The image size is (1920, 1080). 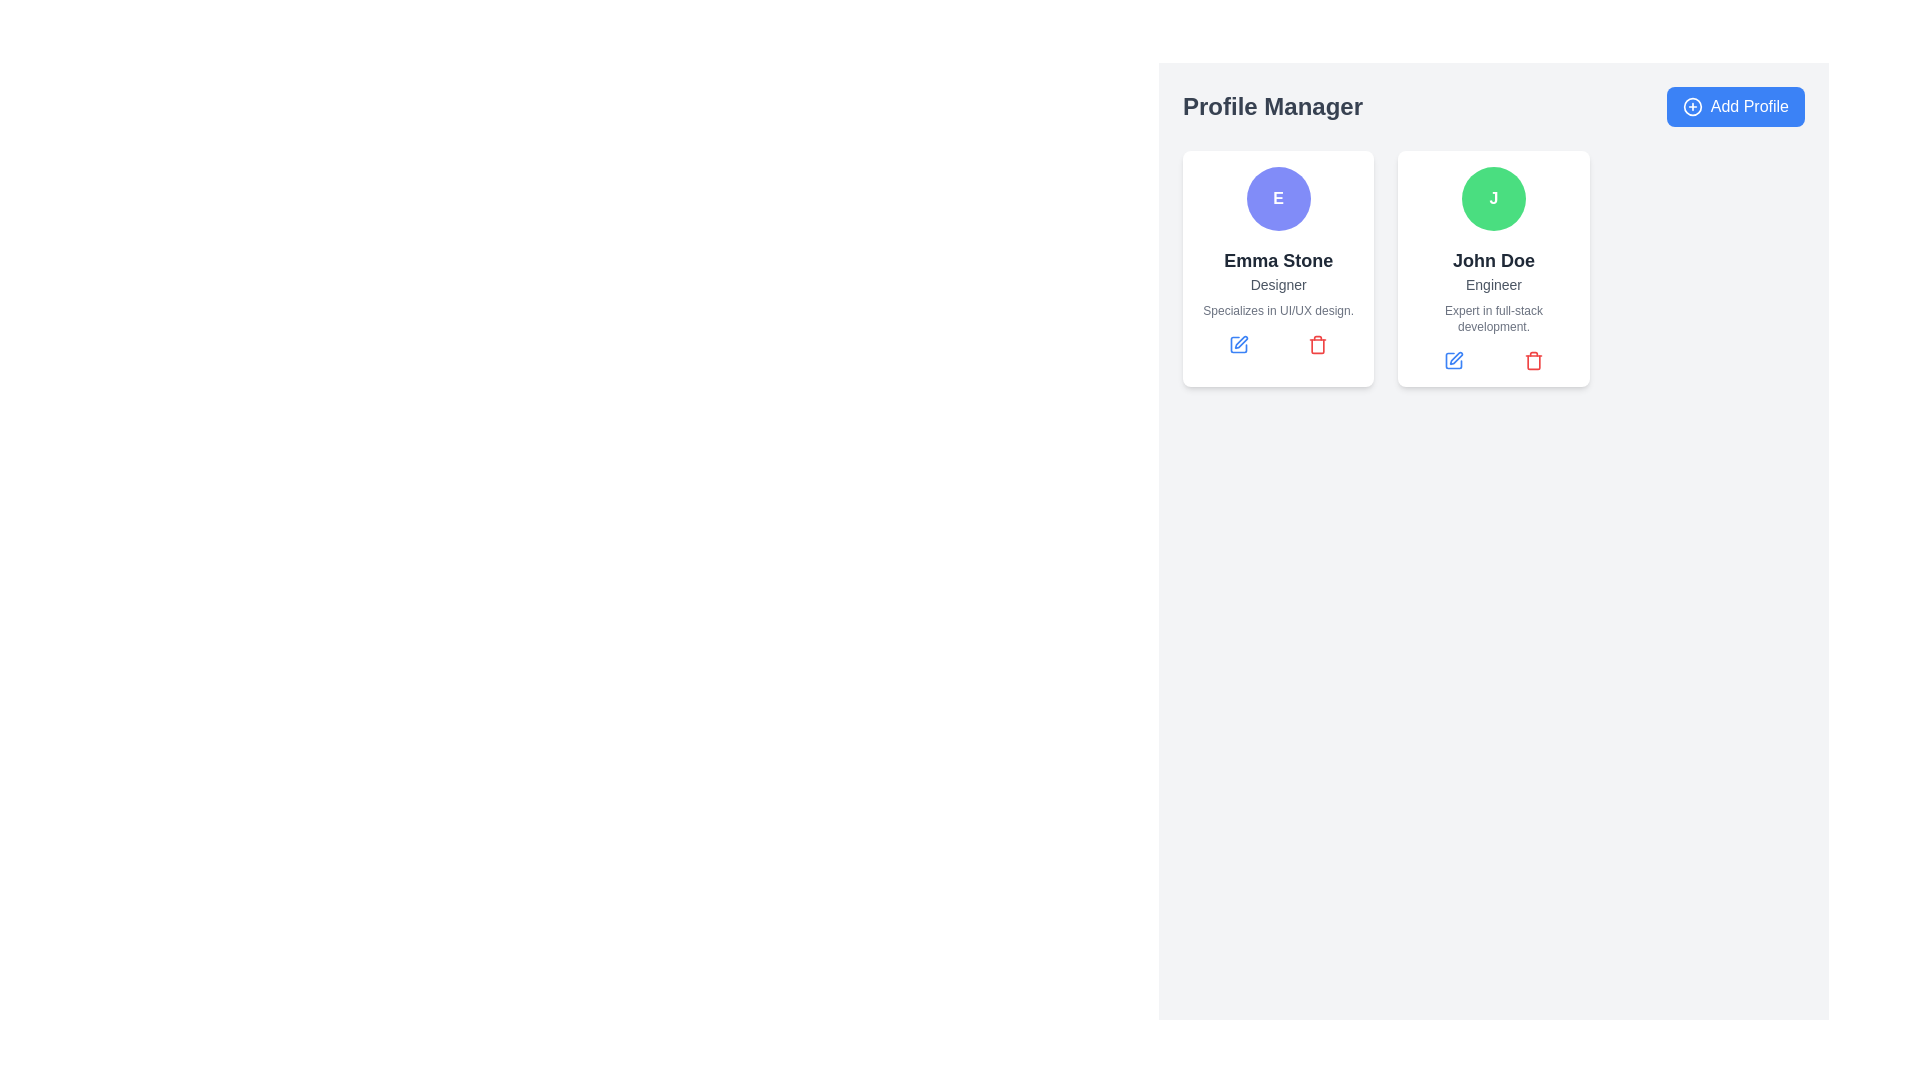 I want to click on the outlined pen icon button for editing, located on the left side of the action icons row within John Doe's profile card, so click(x=1237, y=343).